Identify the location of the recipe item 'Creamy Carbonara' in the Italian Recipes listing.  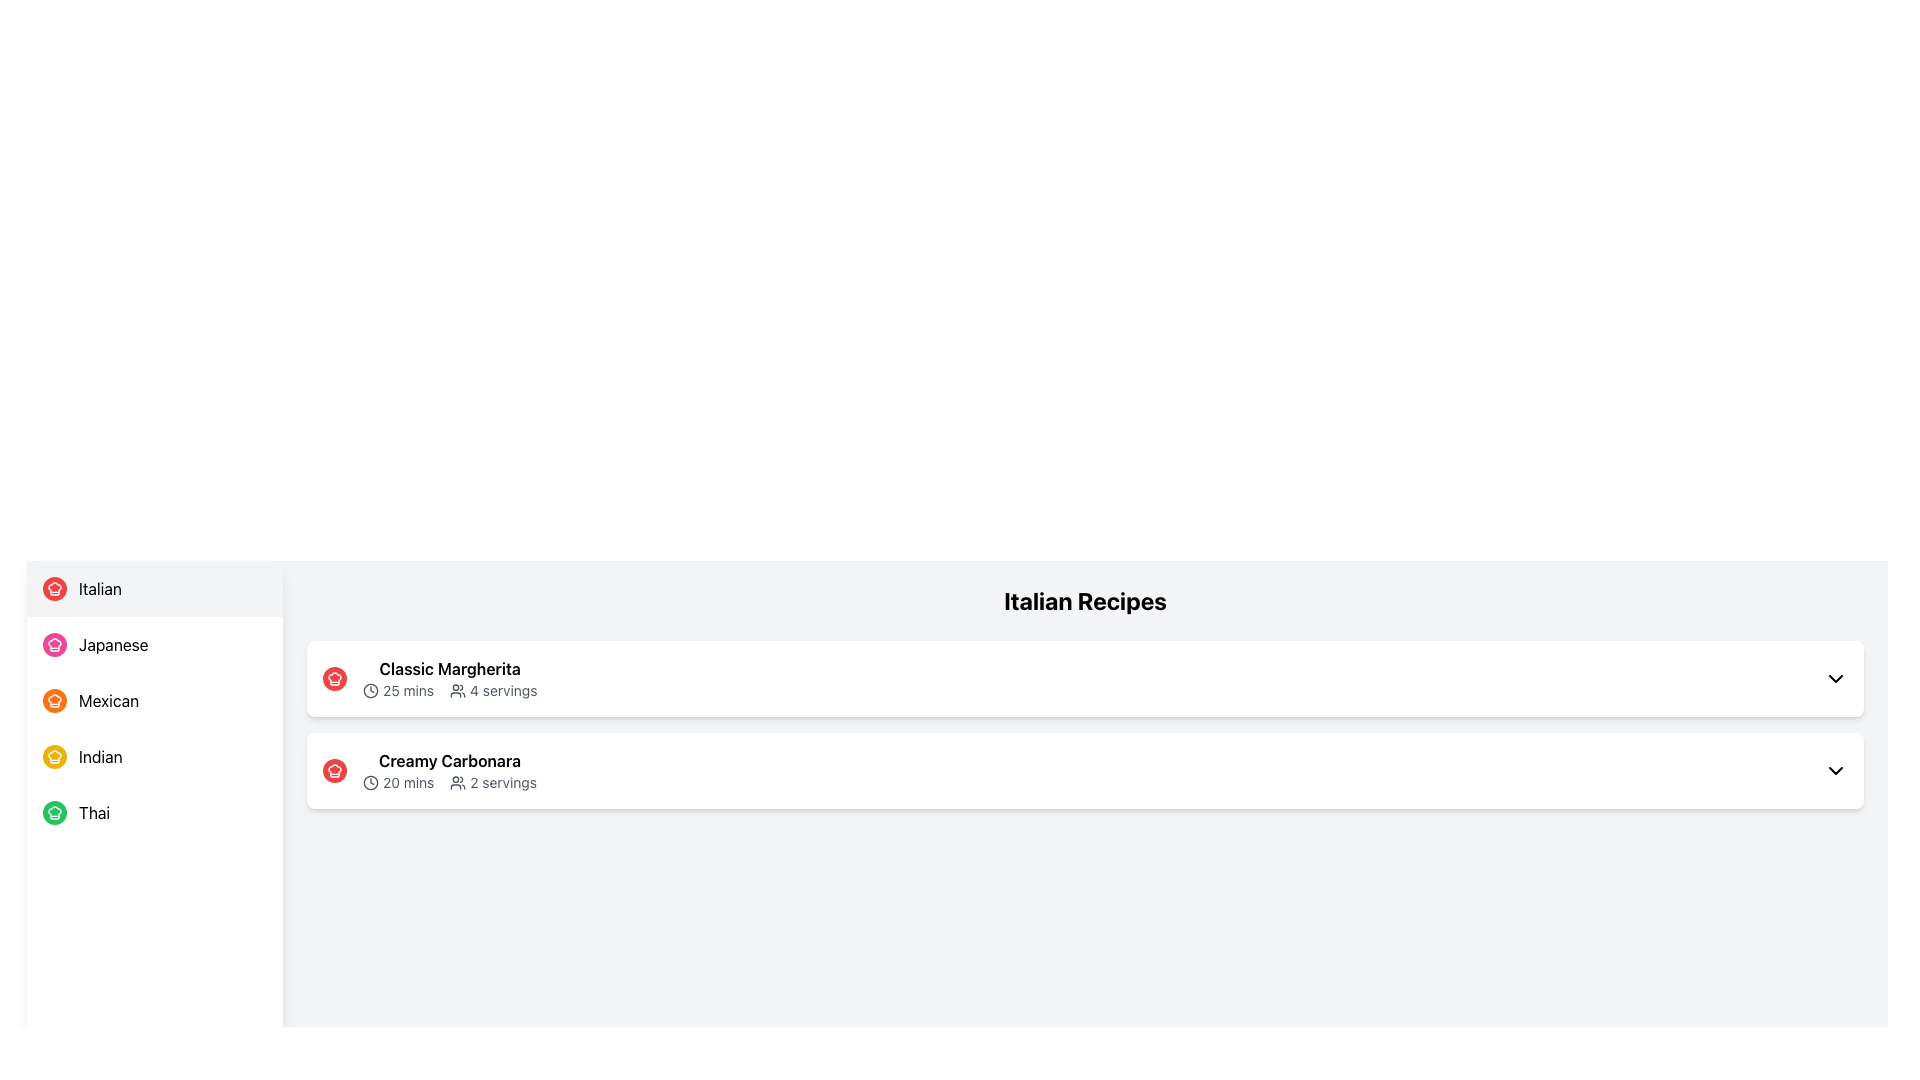
(449, 770).